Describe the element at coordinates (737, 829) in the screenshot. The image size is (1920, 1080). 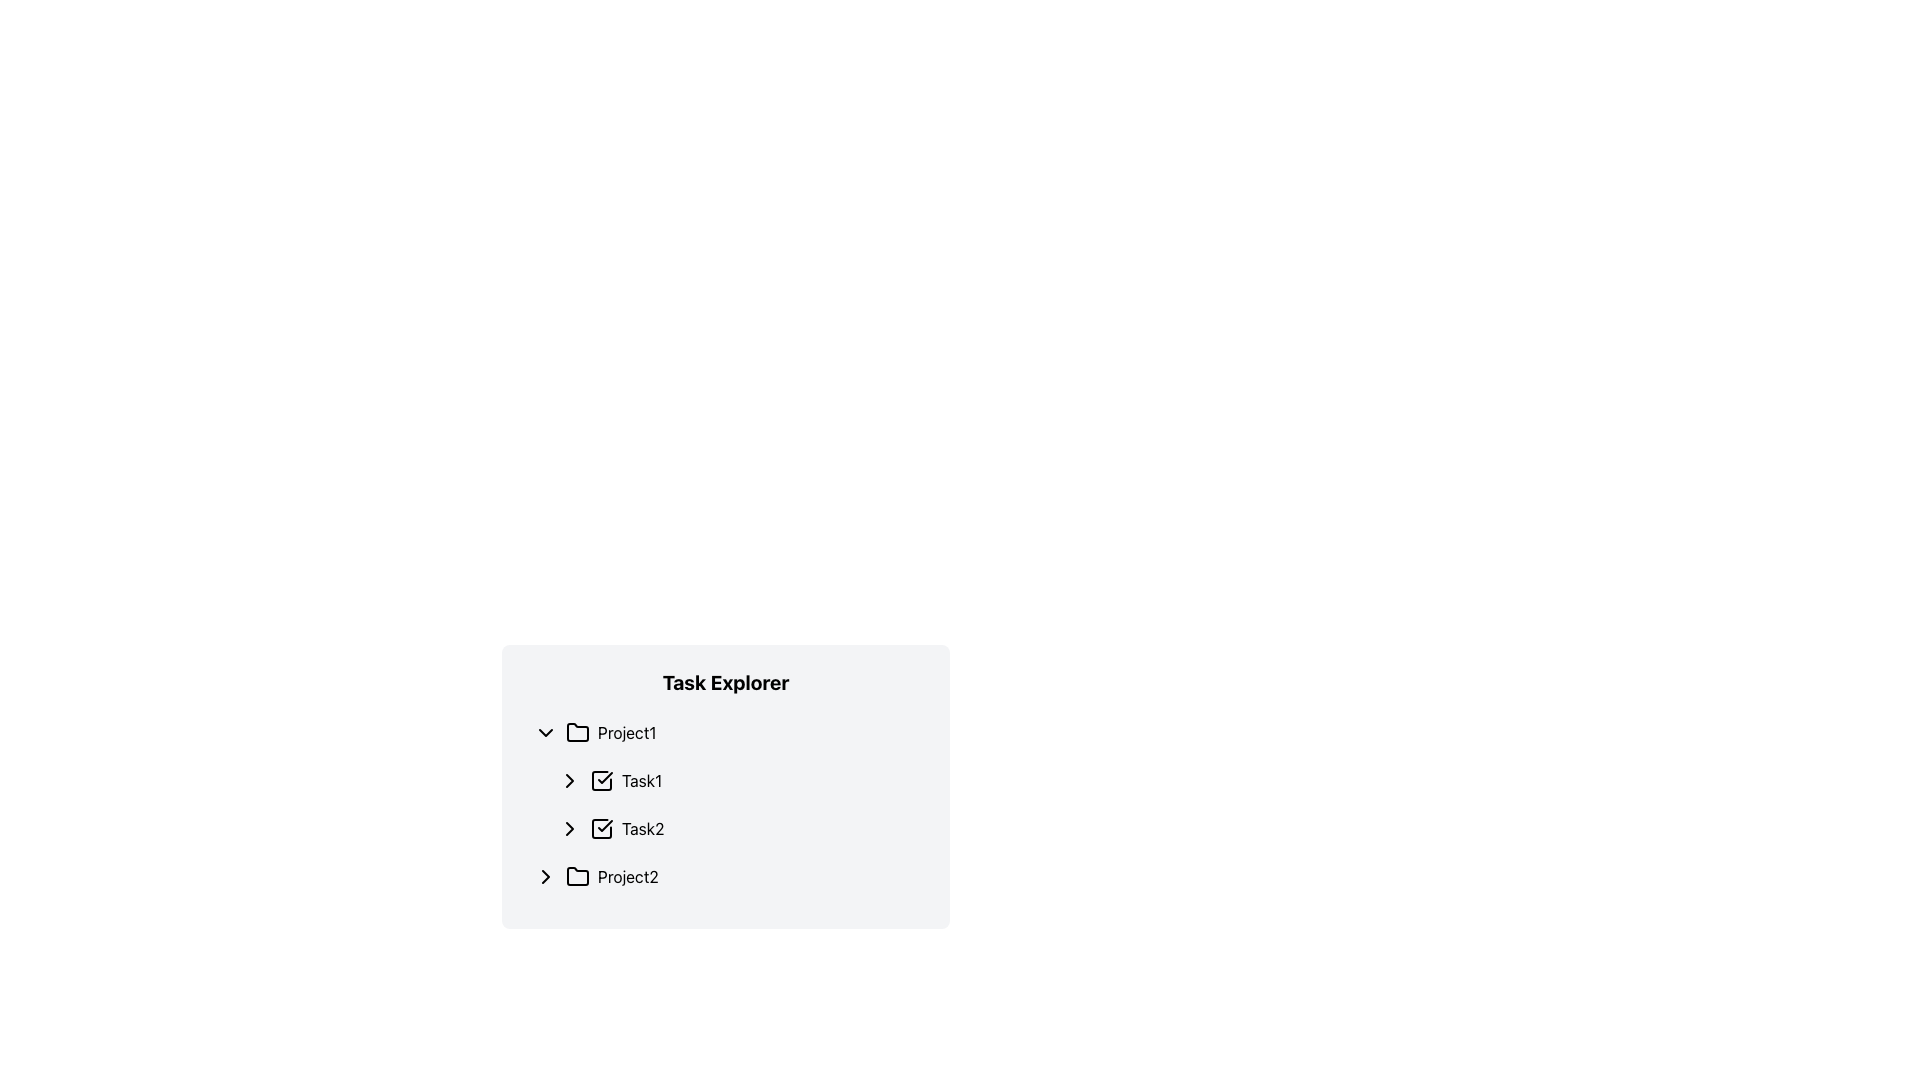
I see `the second row of the task explorer interface labeled 'Task2'` at that location.